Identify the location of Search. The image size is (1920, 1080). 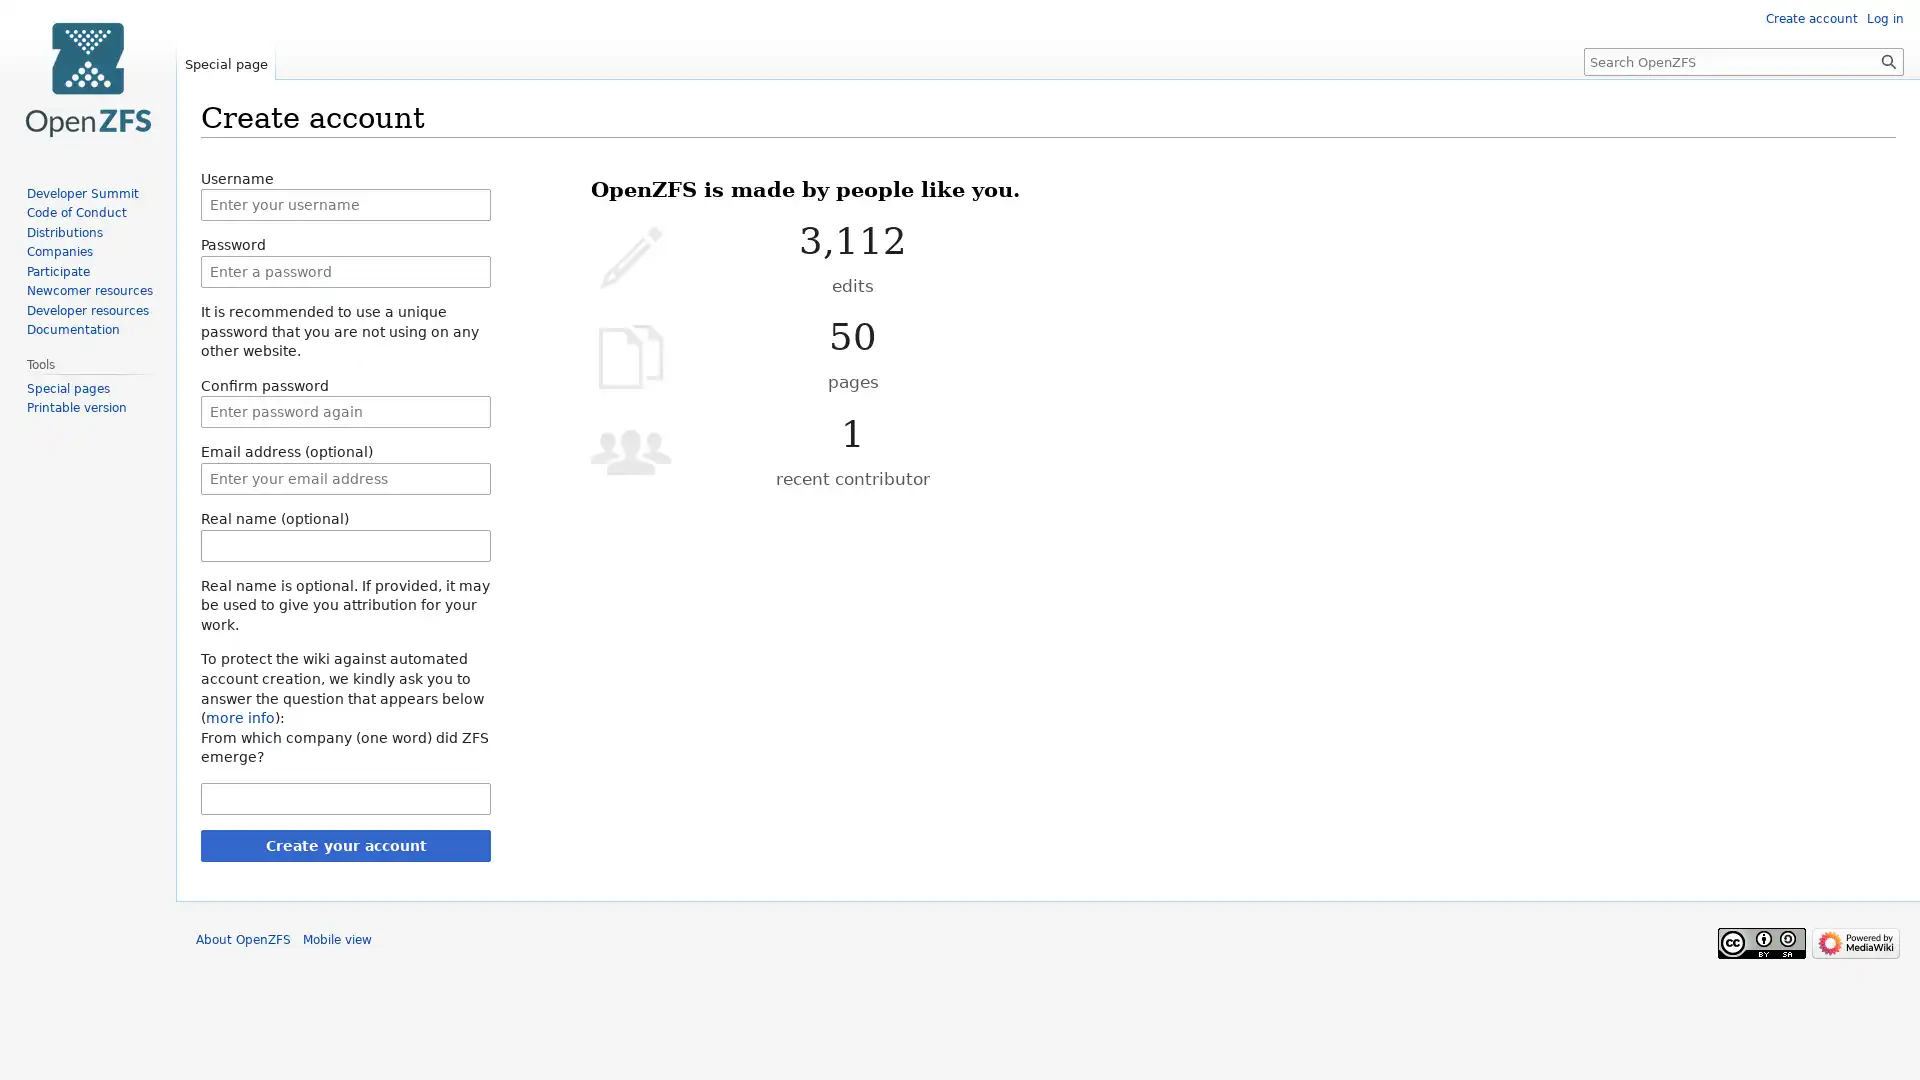
(1888, 60).